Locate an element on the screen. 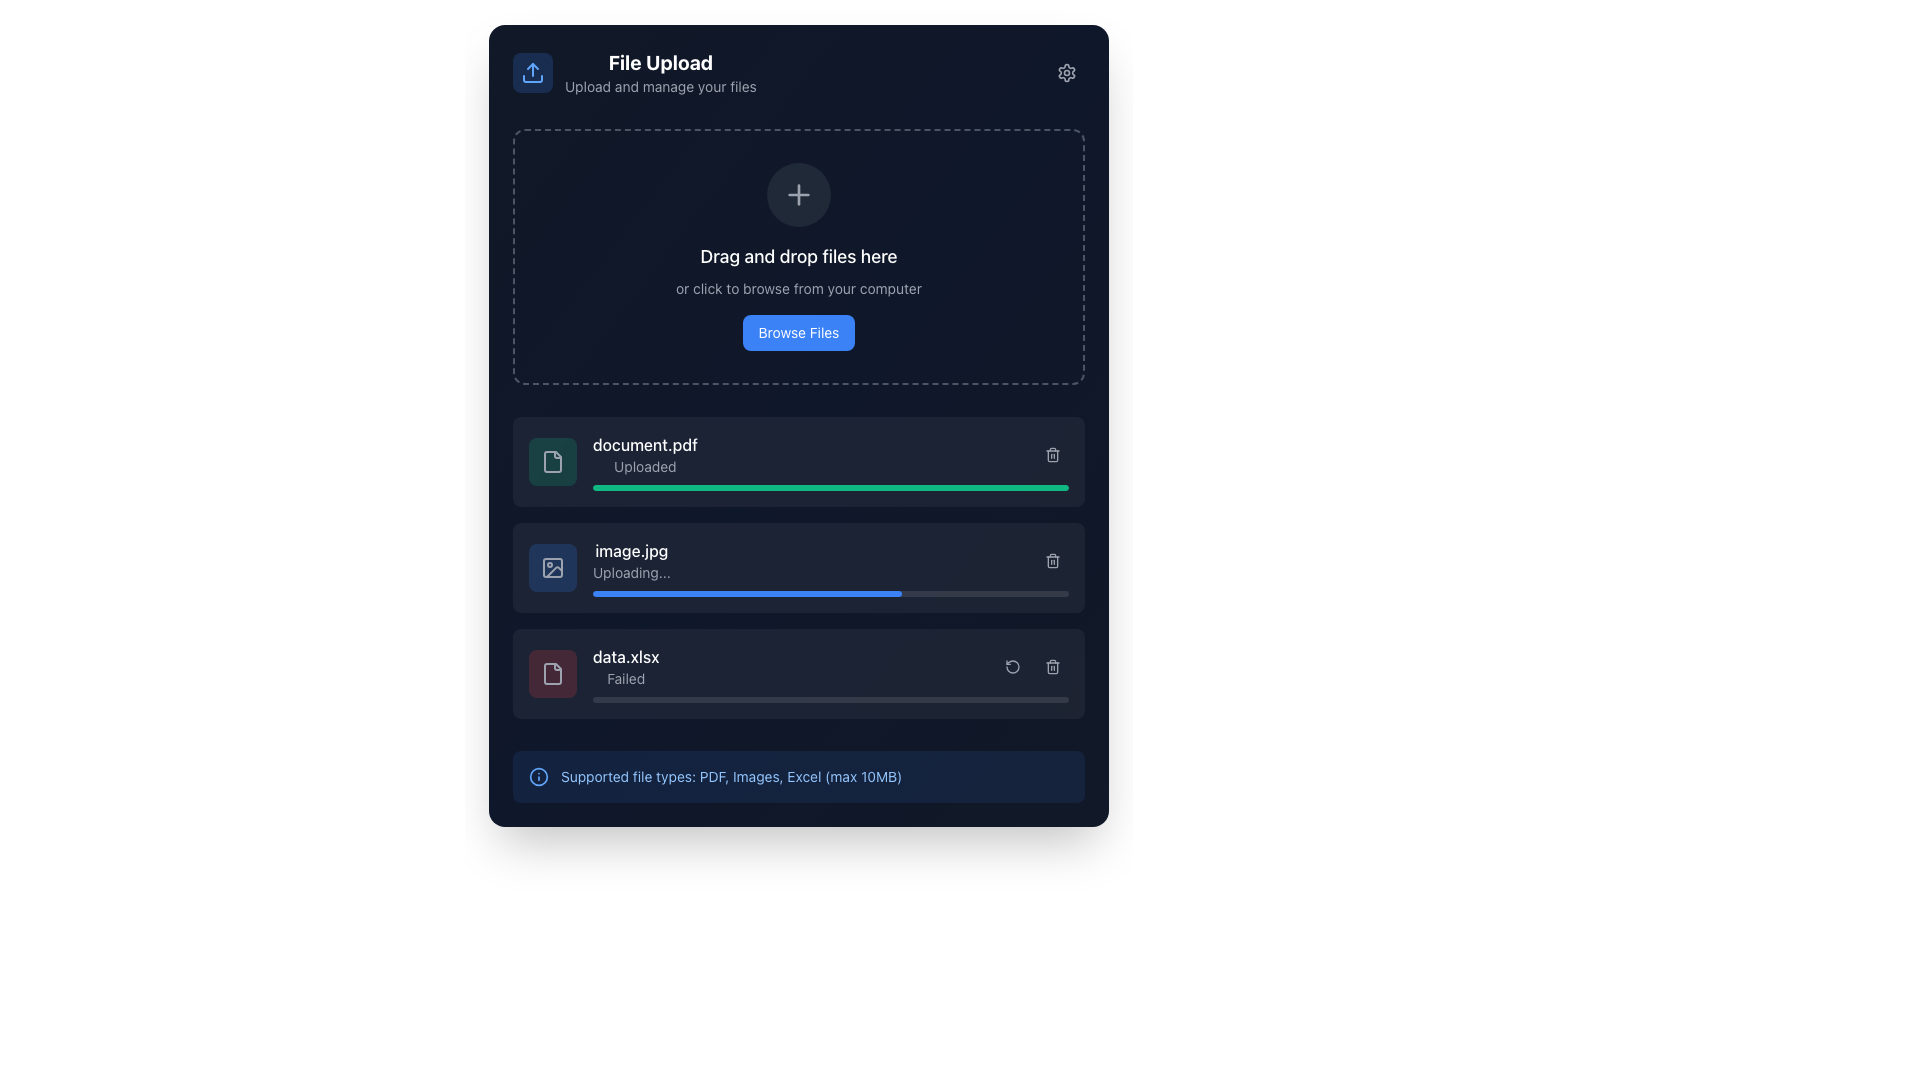 The image size is (1920, 1080). the informational text display located at the bottom of the file upload interface, which provides details about acceptable file types and maximum file size is located at coordinates (797, 775).